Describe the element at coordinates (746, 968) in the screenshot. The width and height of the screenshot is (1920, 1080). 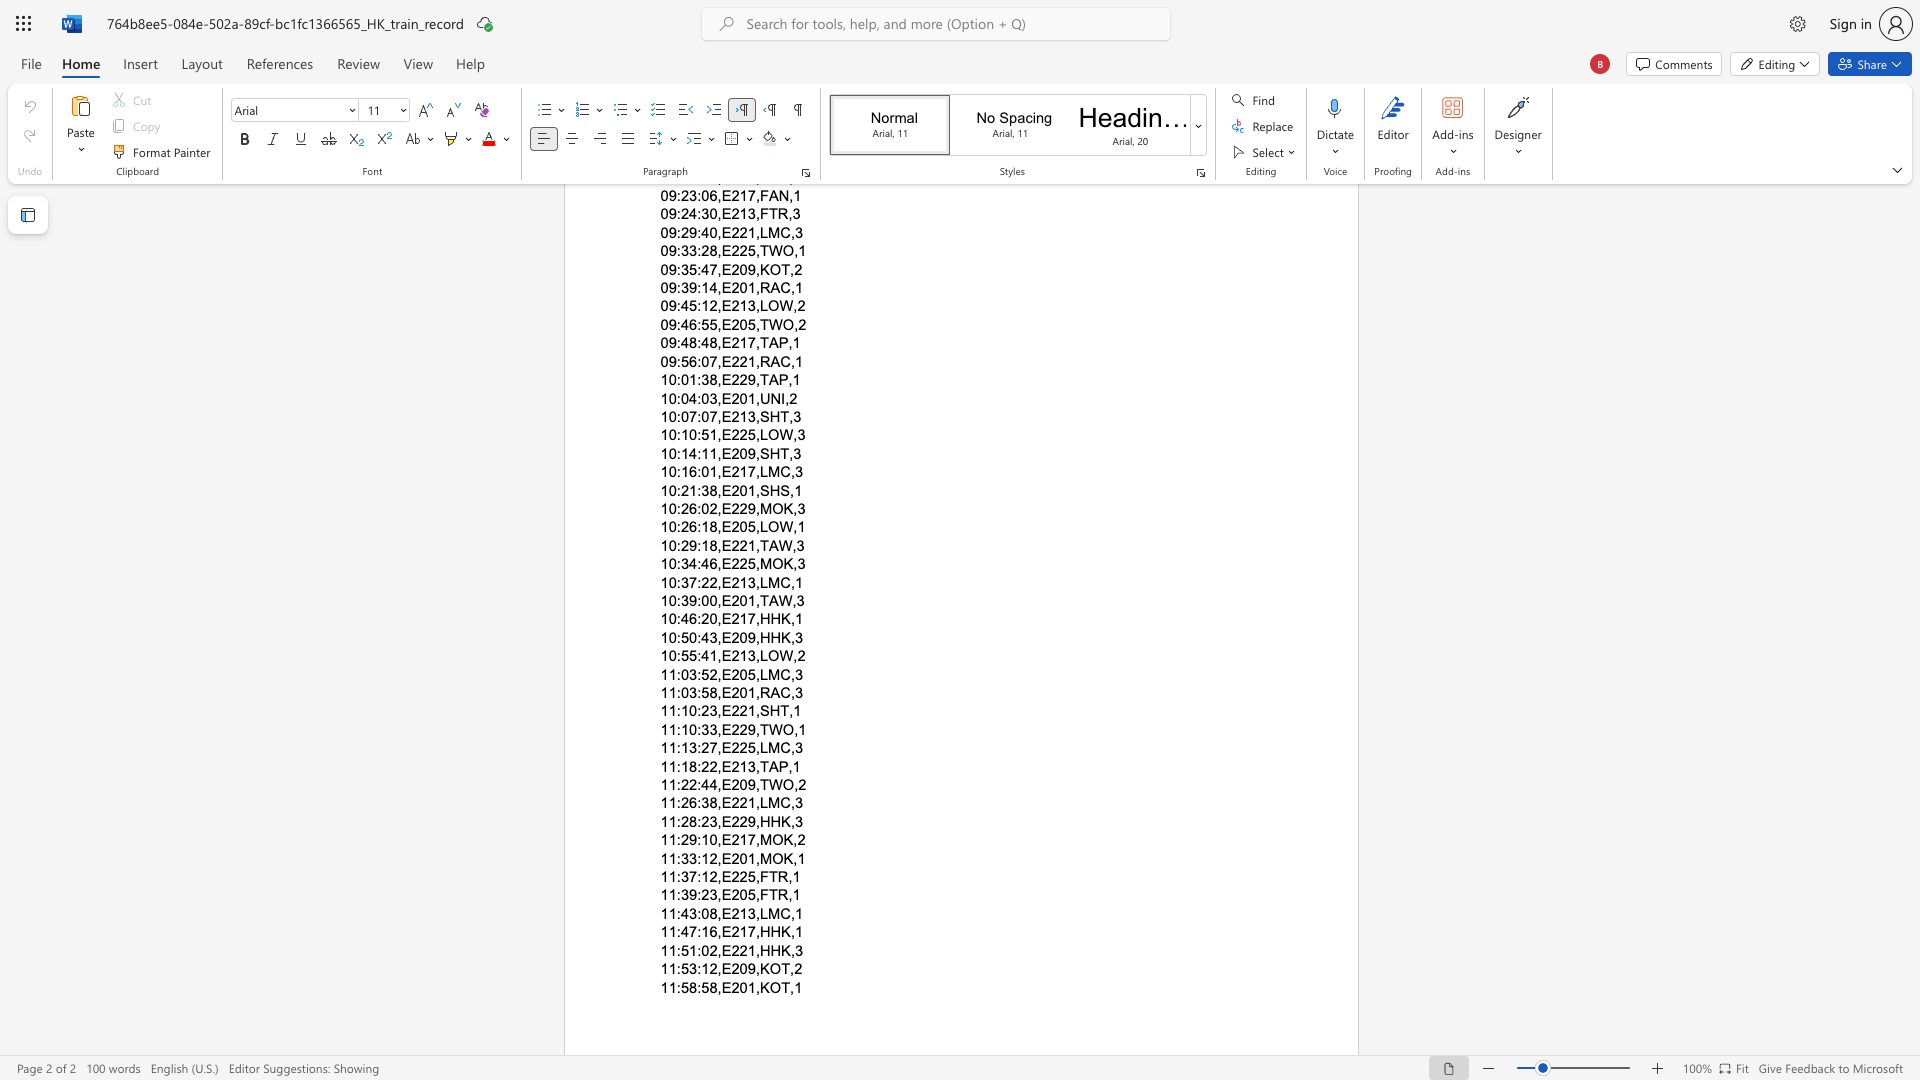
I see `the space between the continuous character "0" and "9" in the text` at that location.